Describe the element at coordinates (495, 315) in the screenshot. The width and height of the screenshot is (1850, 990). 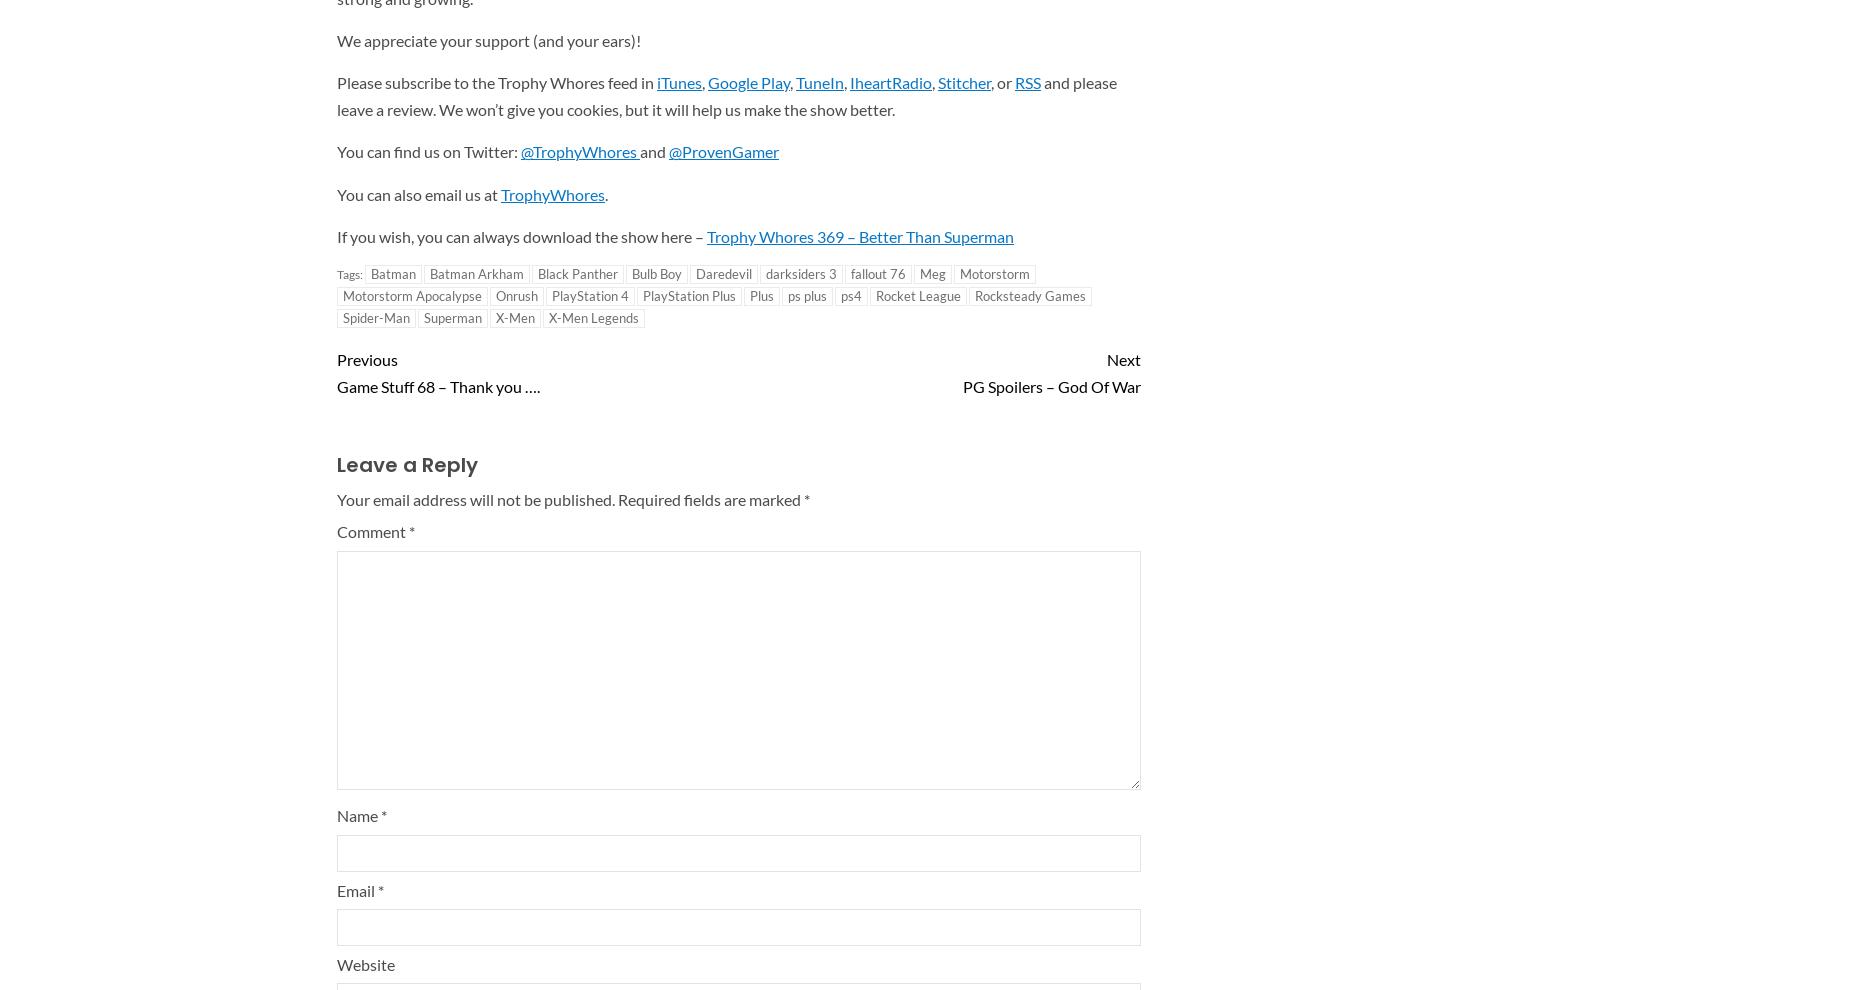
I see `'X-Men'` at that location.